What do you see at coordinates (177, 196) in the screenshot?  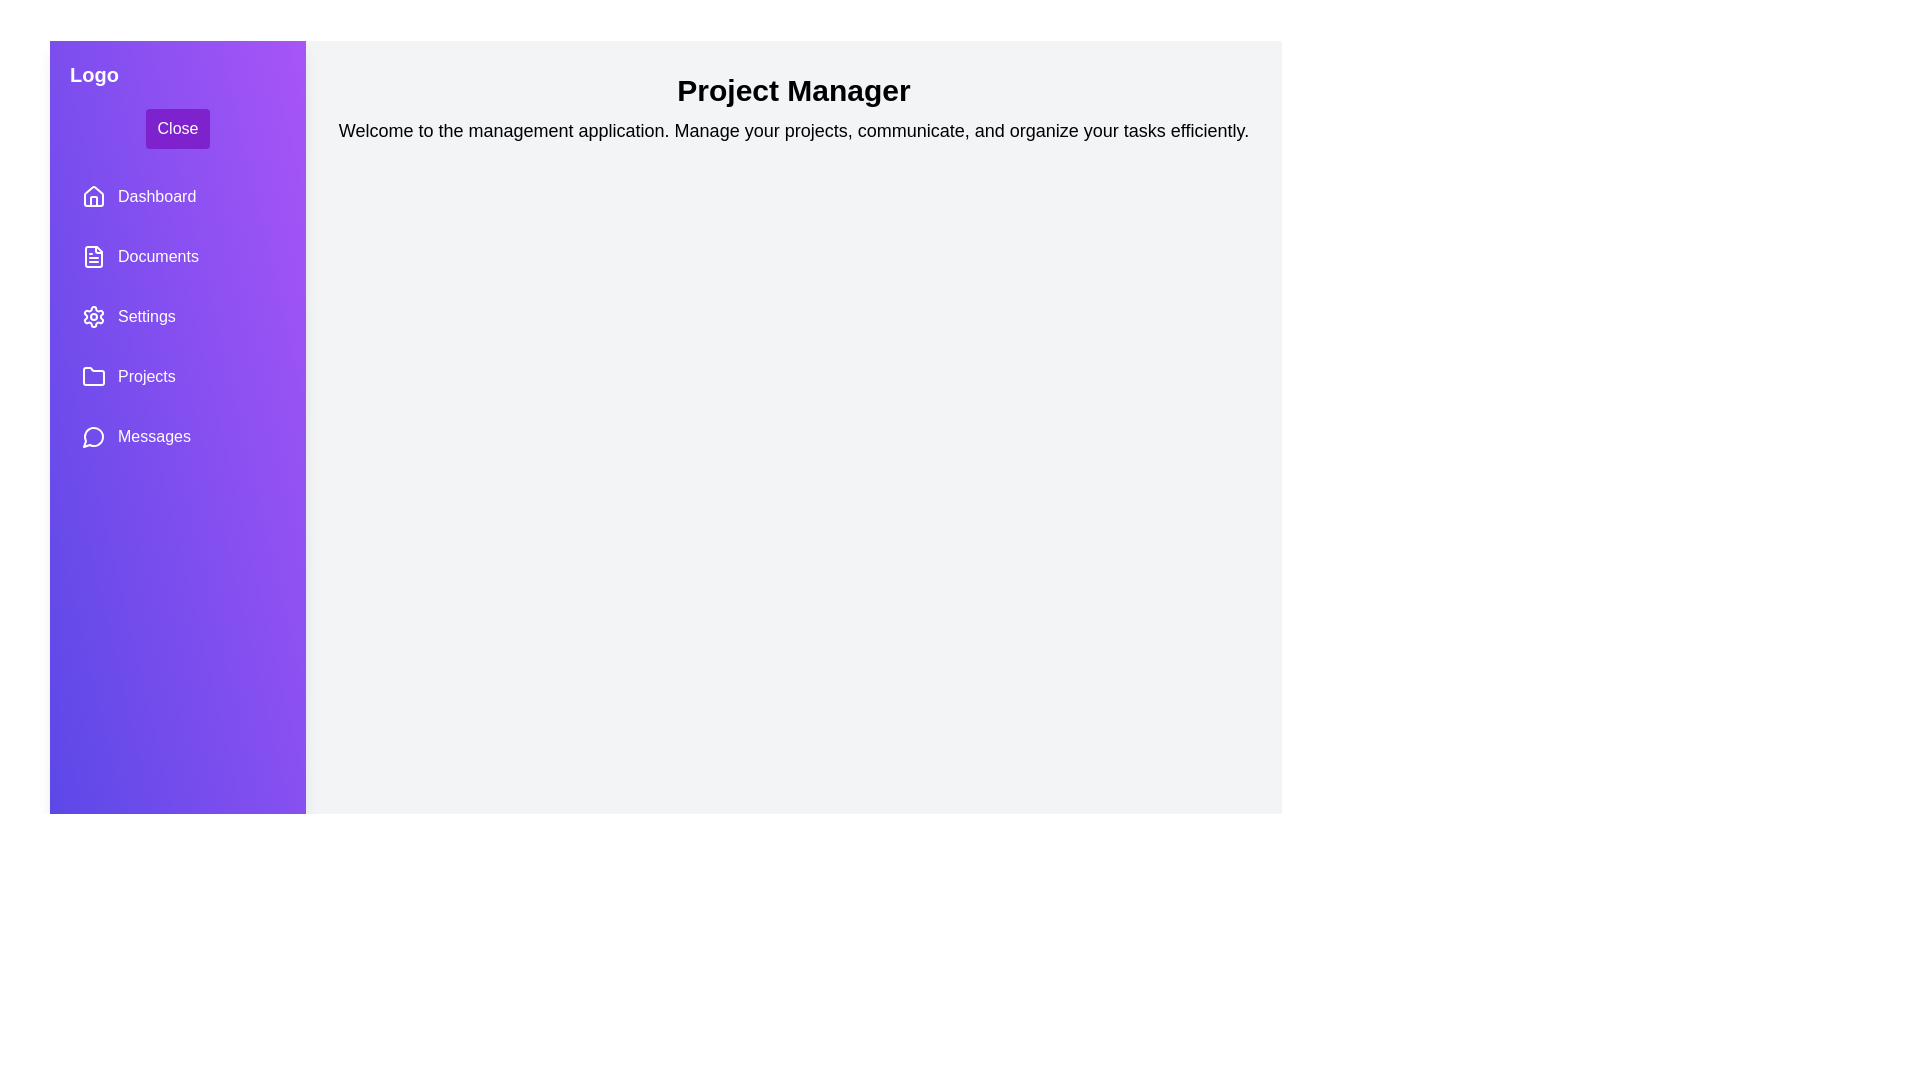 I see `the navigation item labeled Dashboard to navigate to the respective section` at bounding box center [177, 196].